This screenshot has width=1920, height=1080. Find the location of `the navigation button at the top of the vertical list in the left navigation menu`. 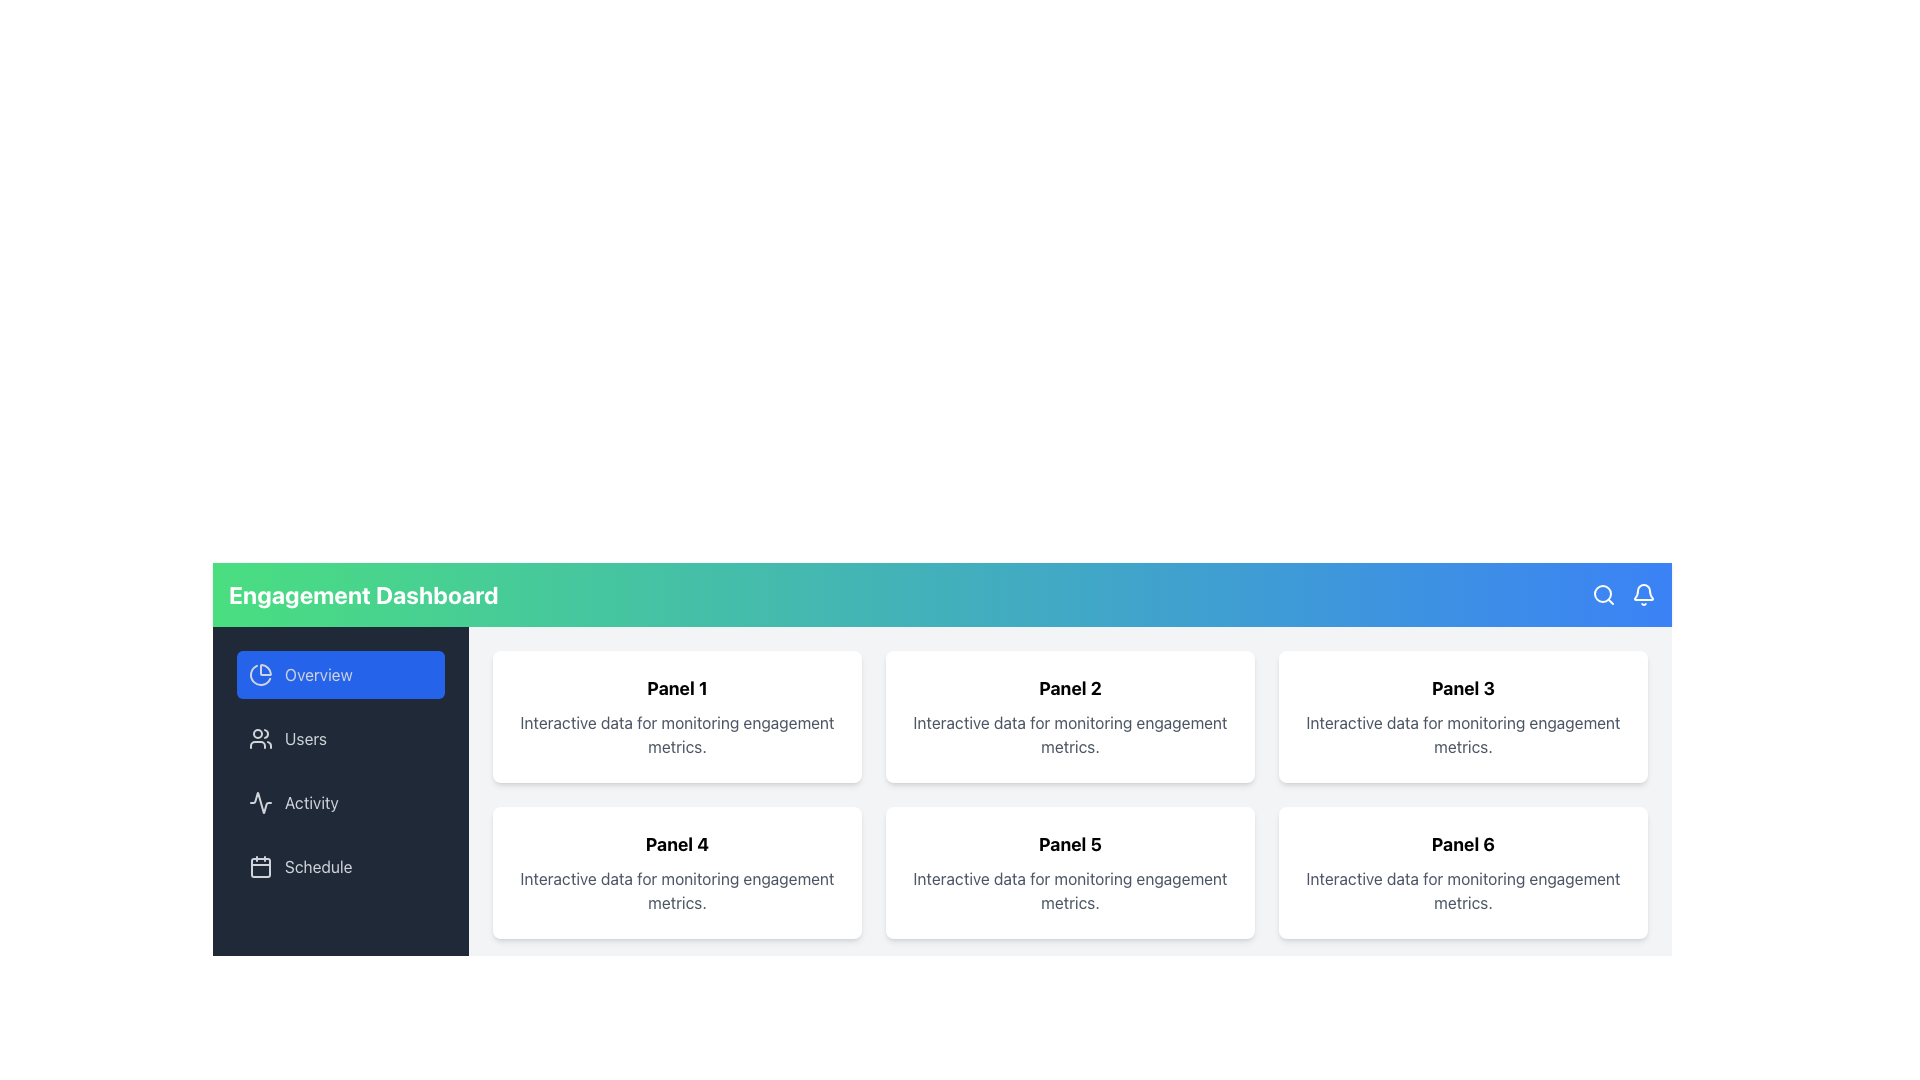

the navigation button at the top of the vertical list in the left navigation menu is located at coordinates (340, 675).